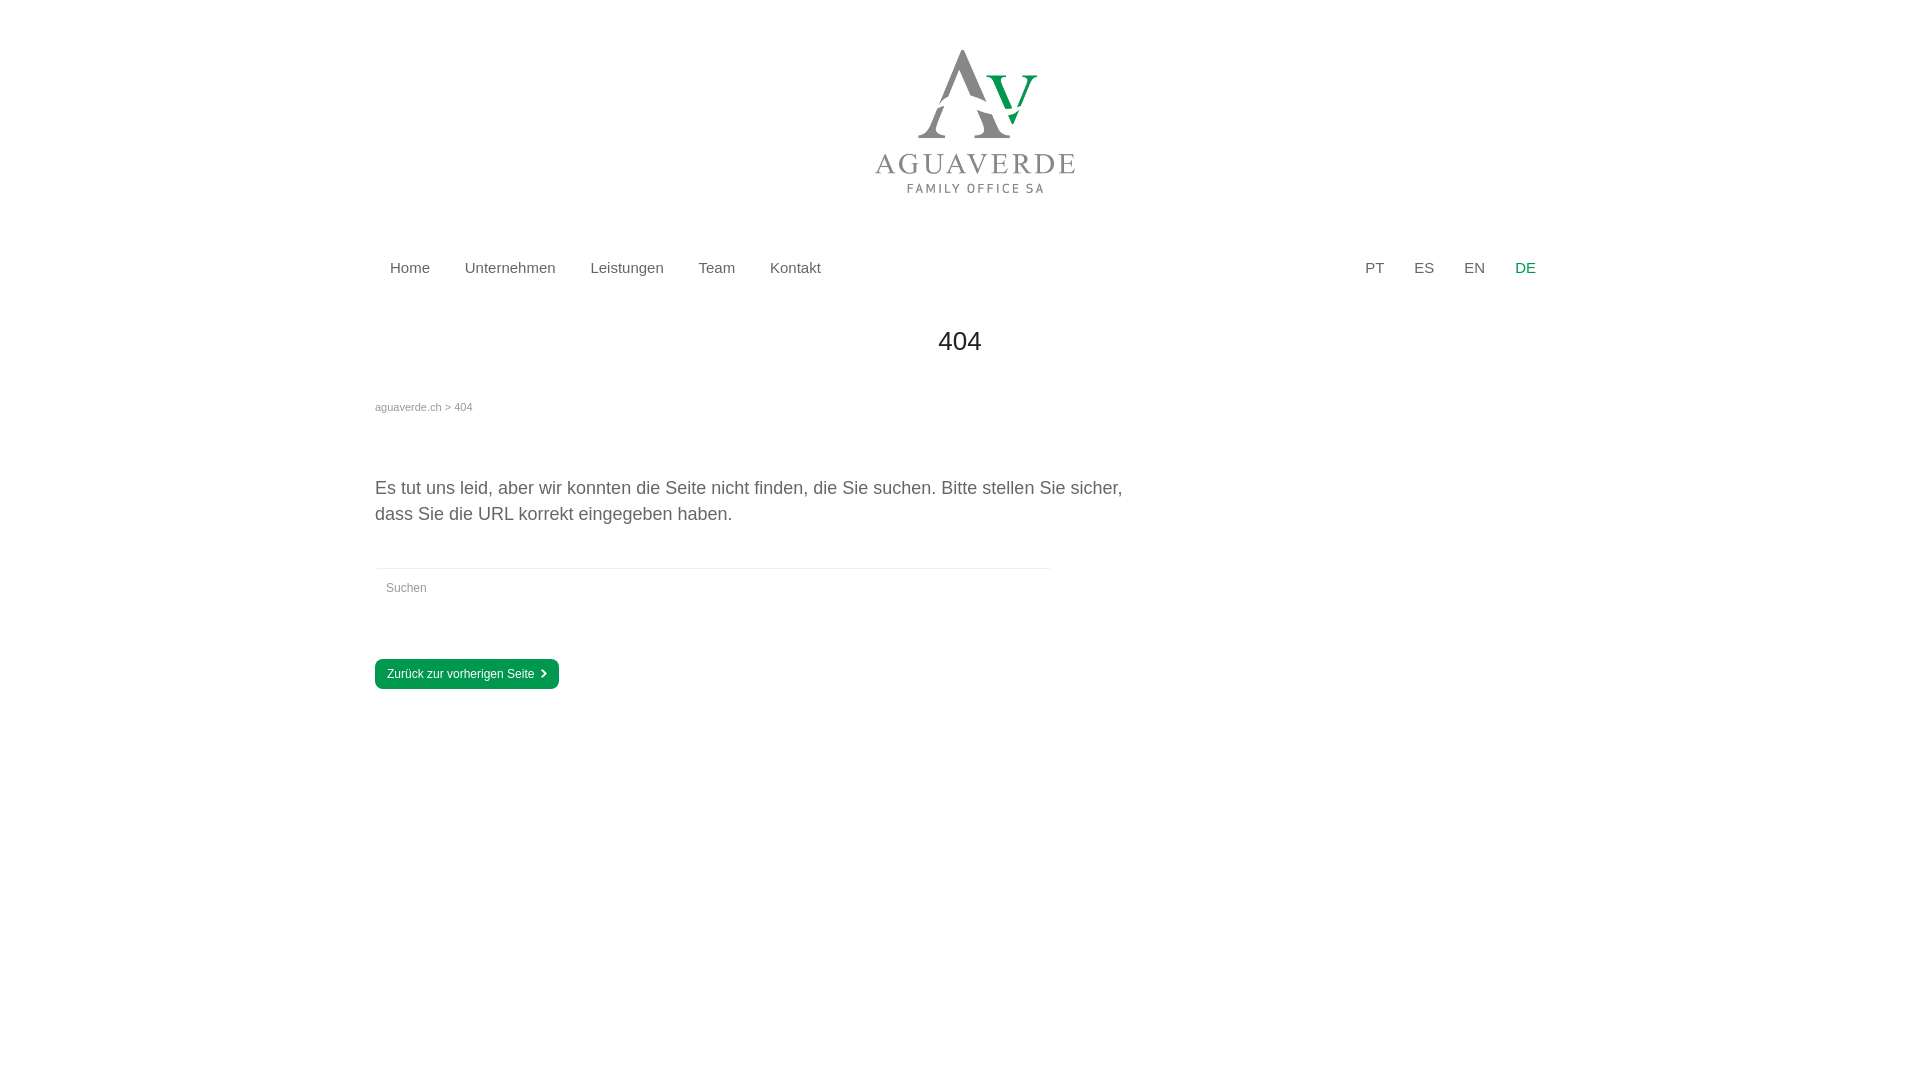 The width and height of the screenshot is (1920, 1080). Describe the element at coordinates (794, 266) in the screenshot. I see `'Kontakt'` at that location.